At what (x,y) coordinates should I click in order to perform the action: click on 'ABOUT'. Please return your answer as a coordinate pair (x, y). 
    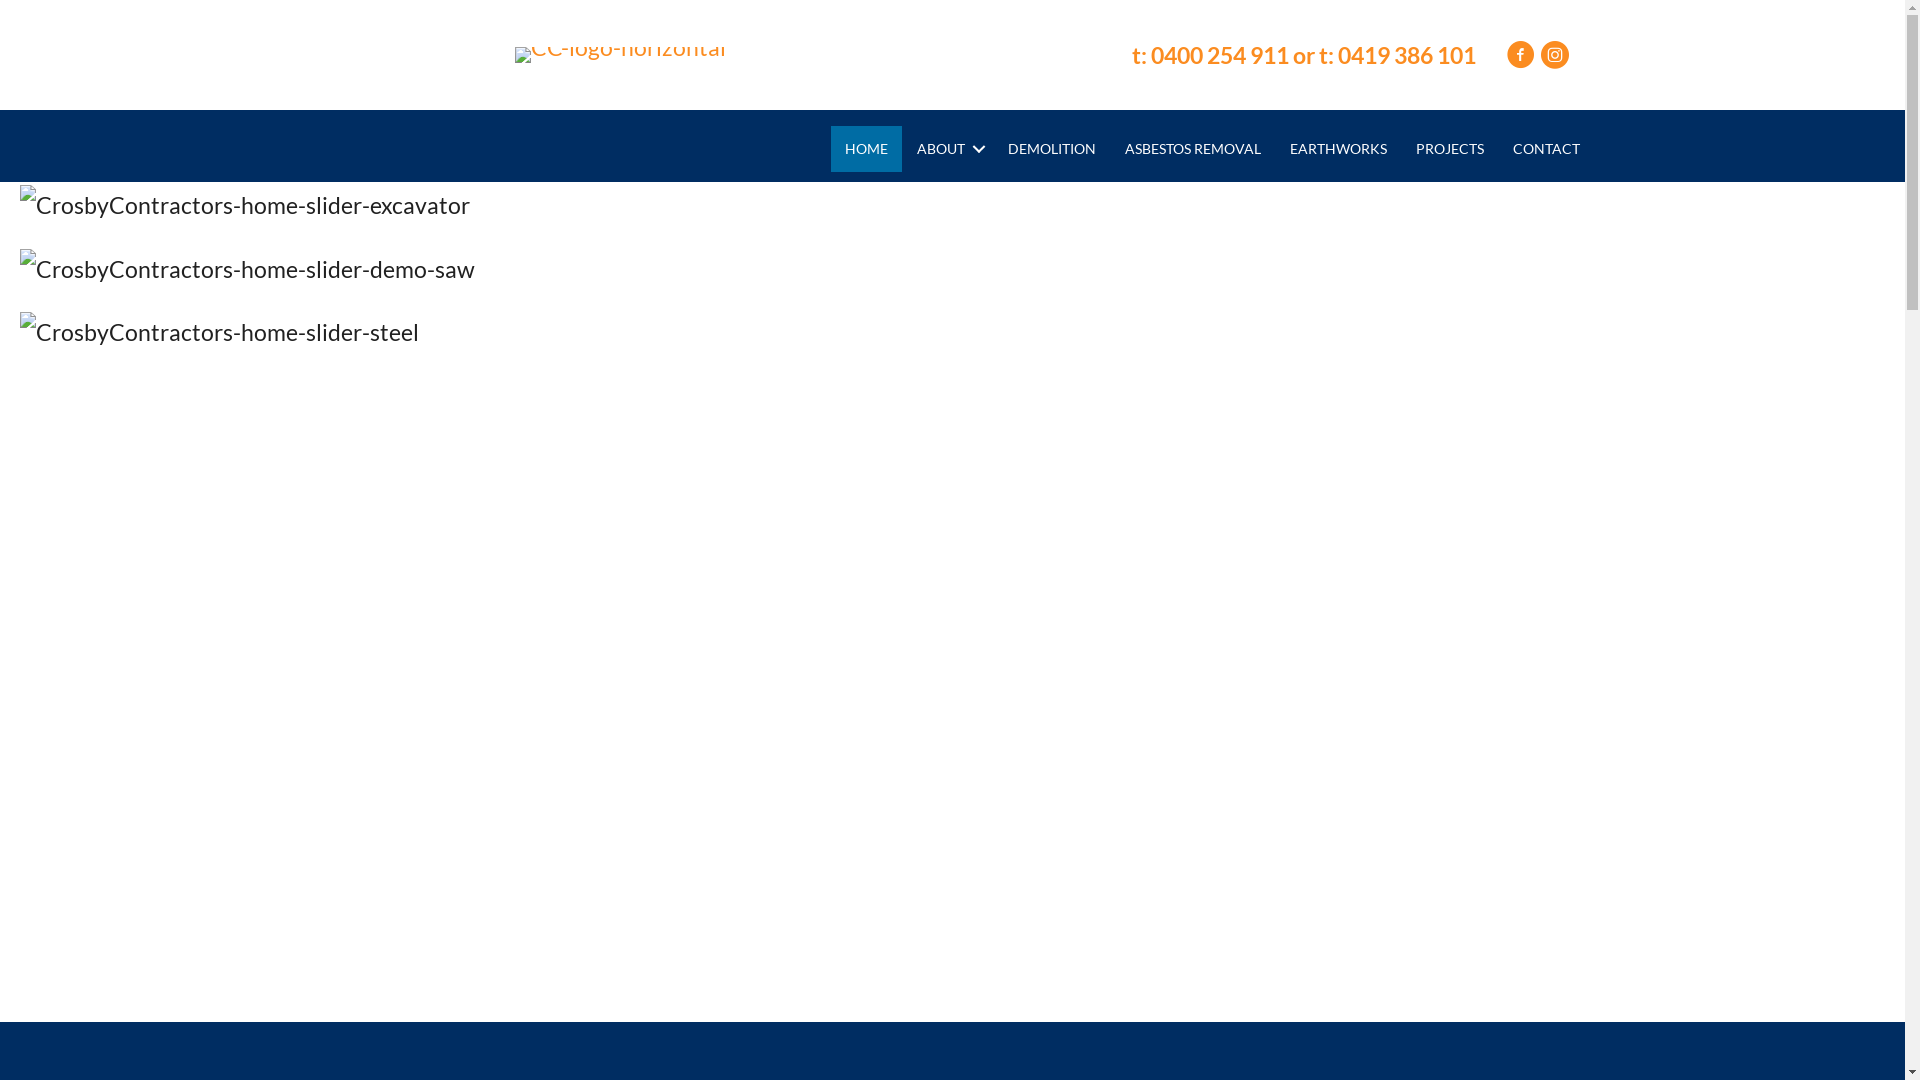
    Looking at the image, I should click on (947, 148).